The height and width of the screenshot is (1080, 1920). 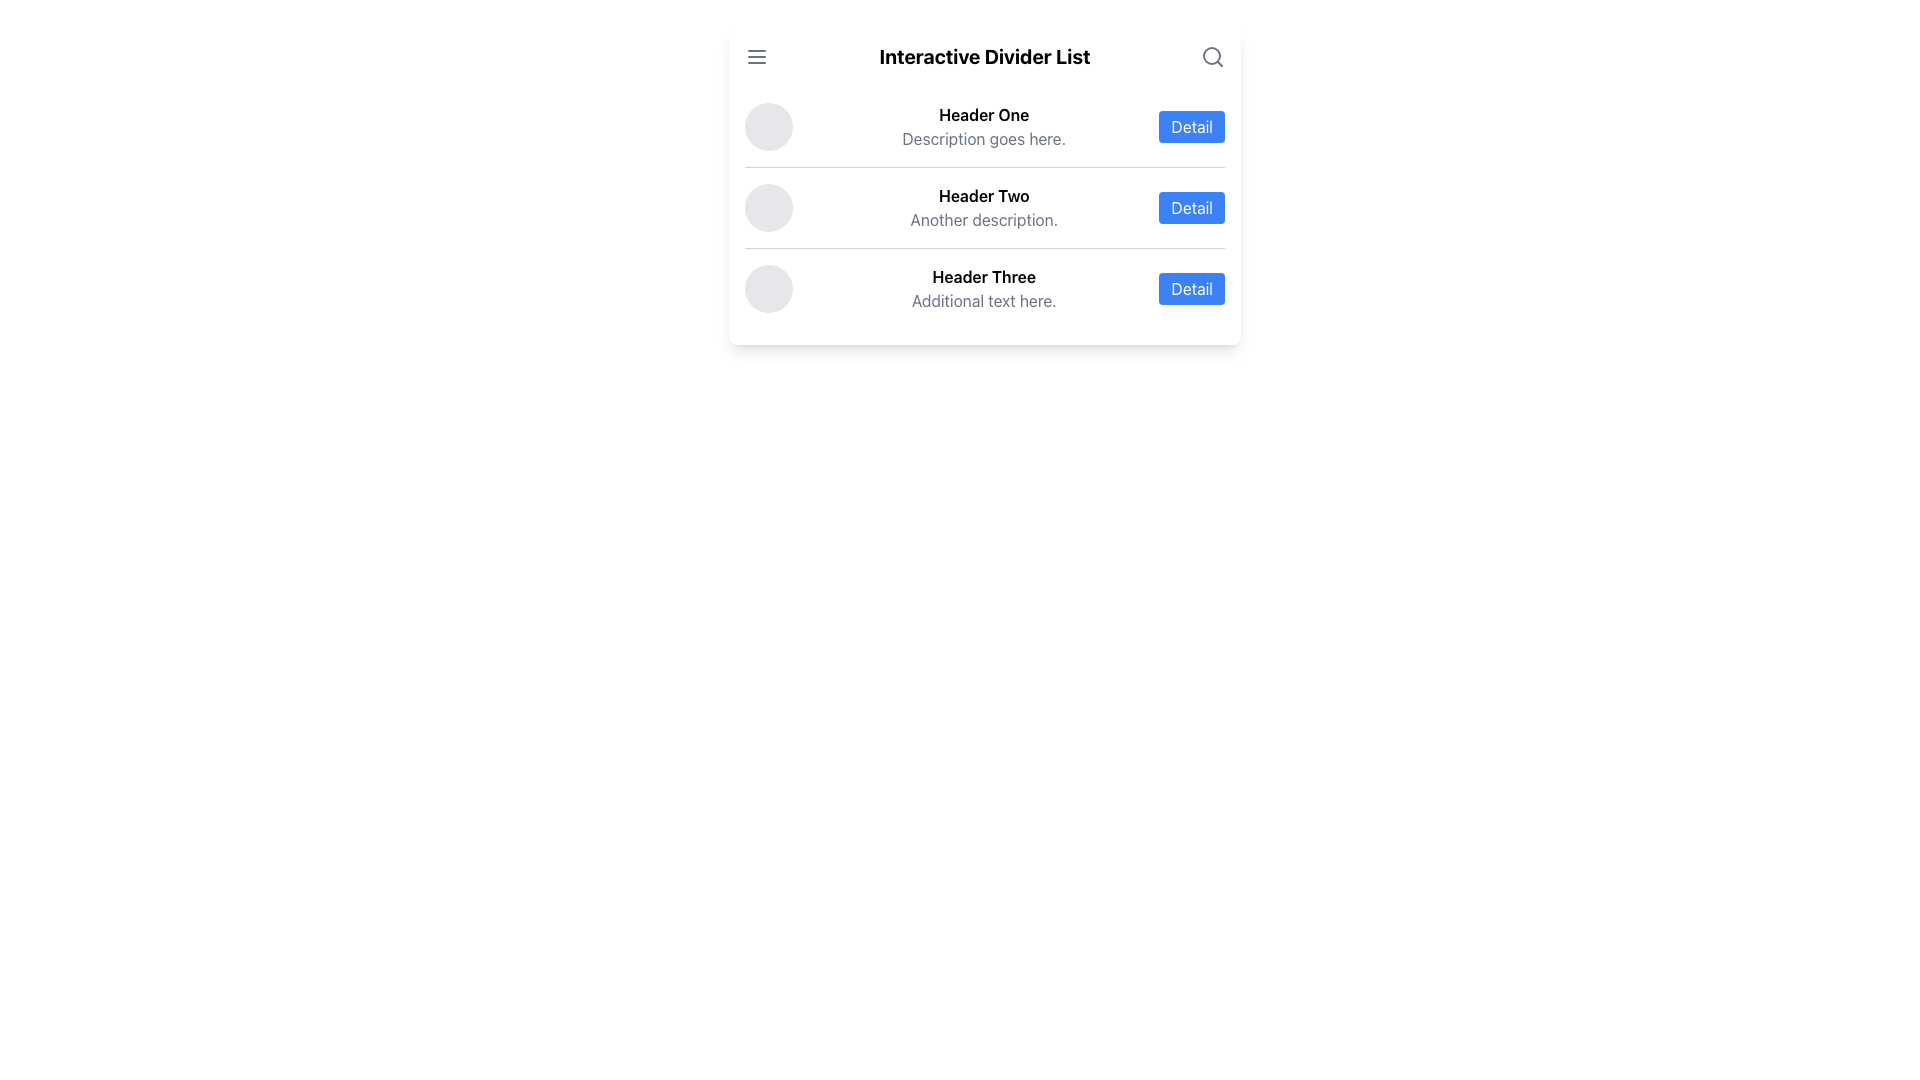 What do you see at coordinates (984, 277) in the screenshot?
I see `the text label displaying 'Header Three', which is the main header in its row within a vertical list of items, positioned at the bottommost part of the list` at bounding box center [984, 277].